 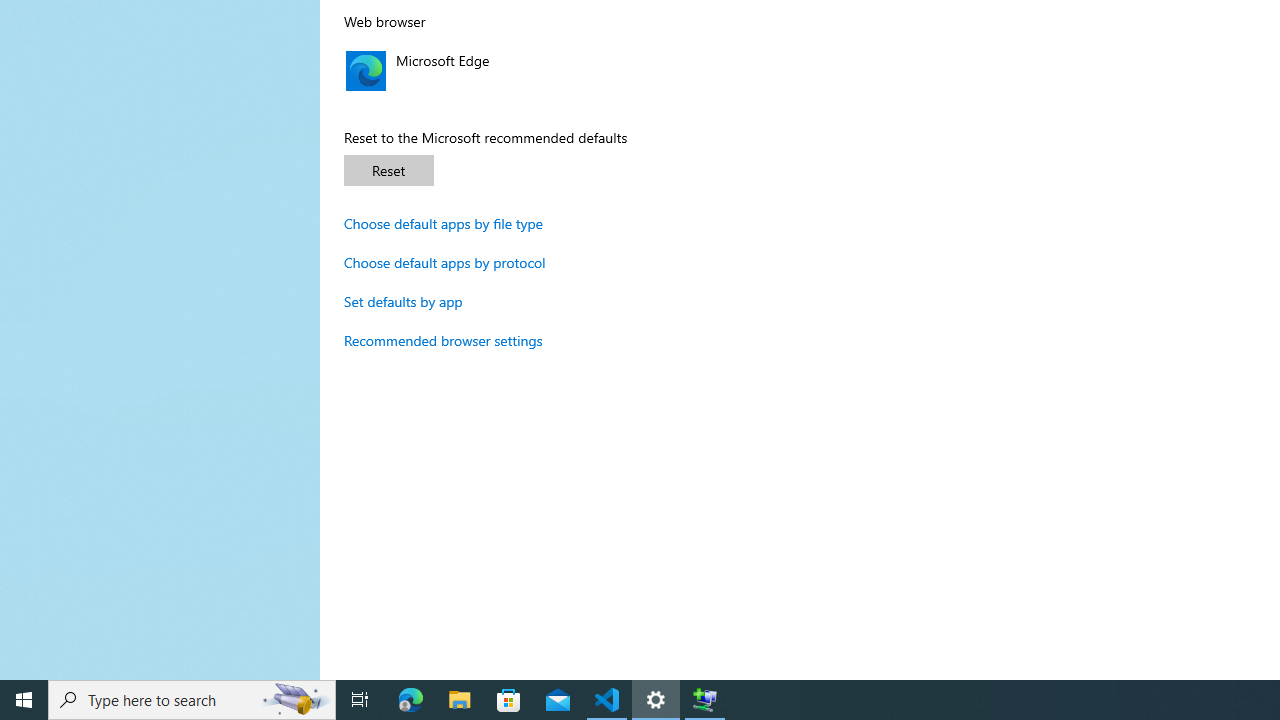 I want to click on 'Choose default apps by file type', so click(x=443, y=223).